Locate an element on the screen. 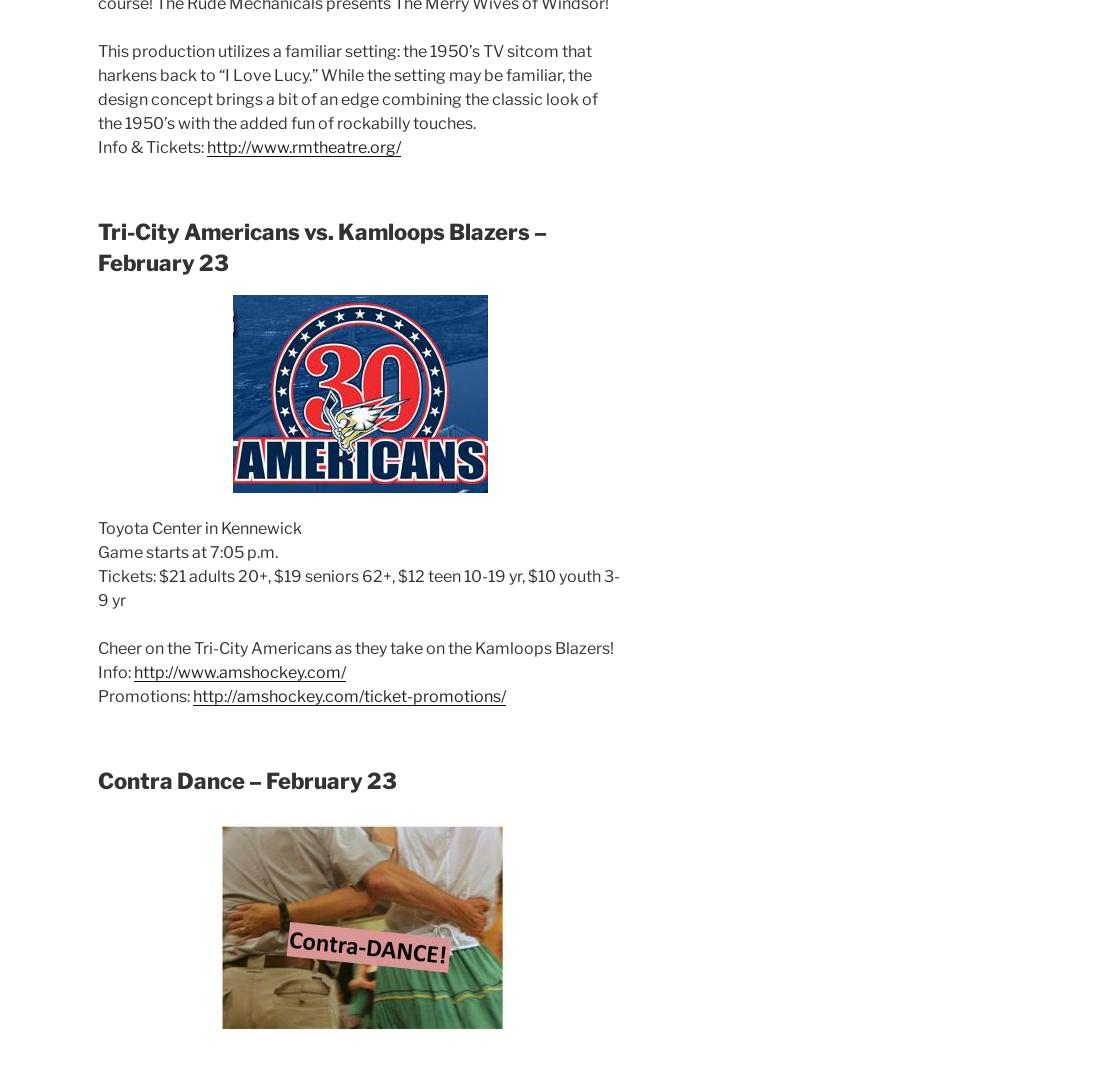 The image size is (1100, 1072). 'http://www.rmtheatre.org/' is located at coordinates (303, 145).